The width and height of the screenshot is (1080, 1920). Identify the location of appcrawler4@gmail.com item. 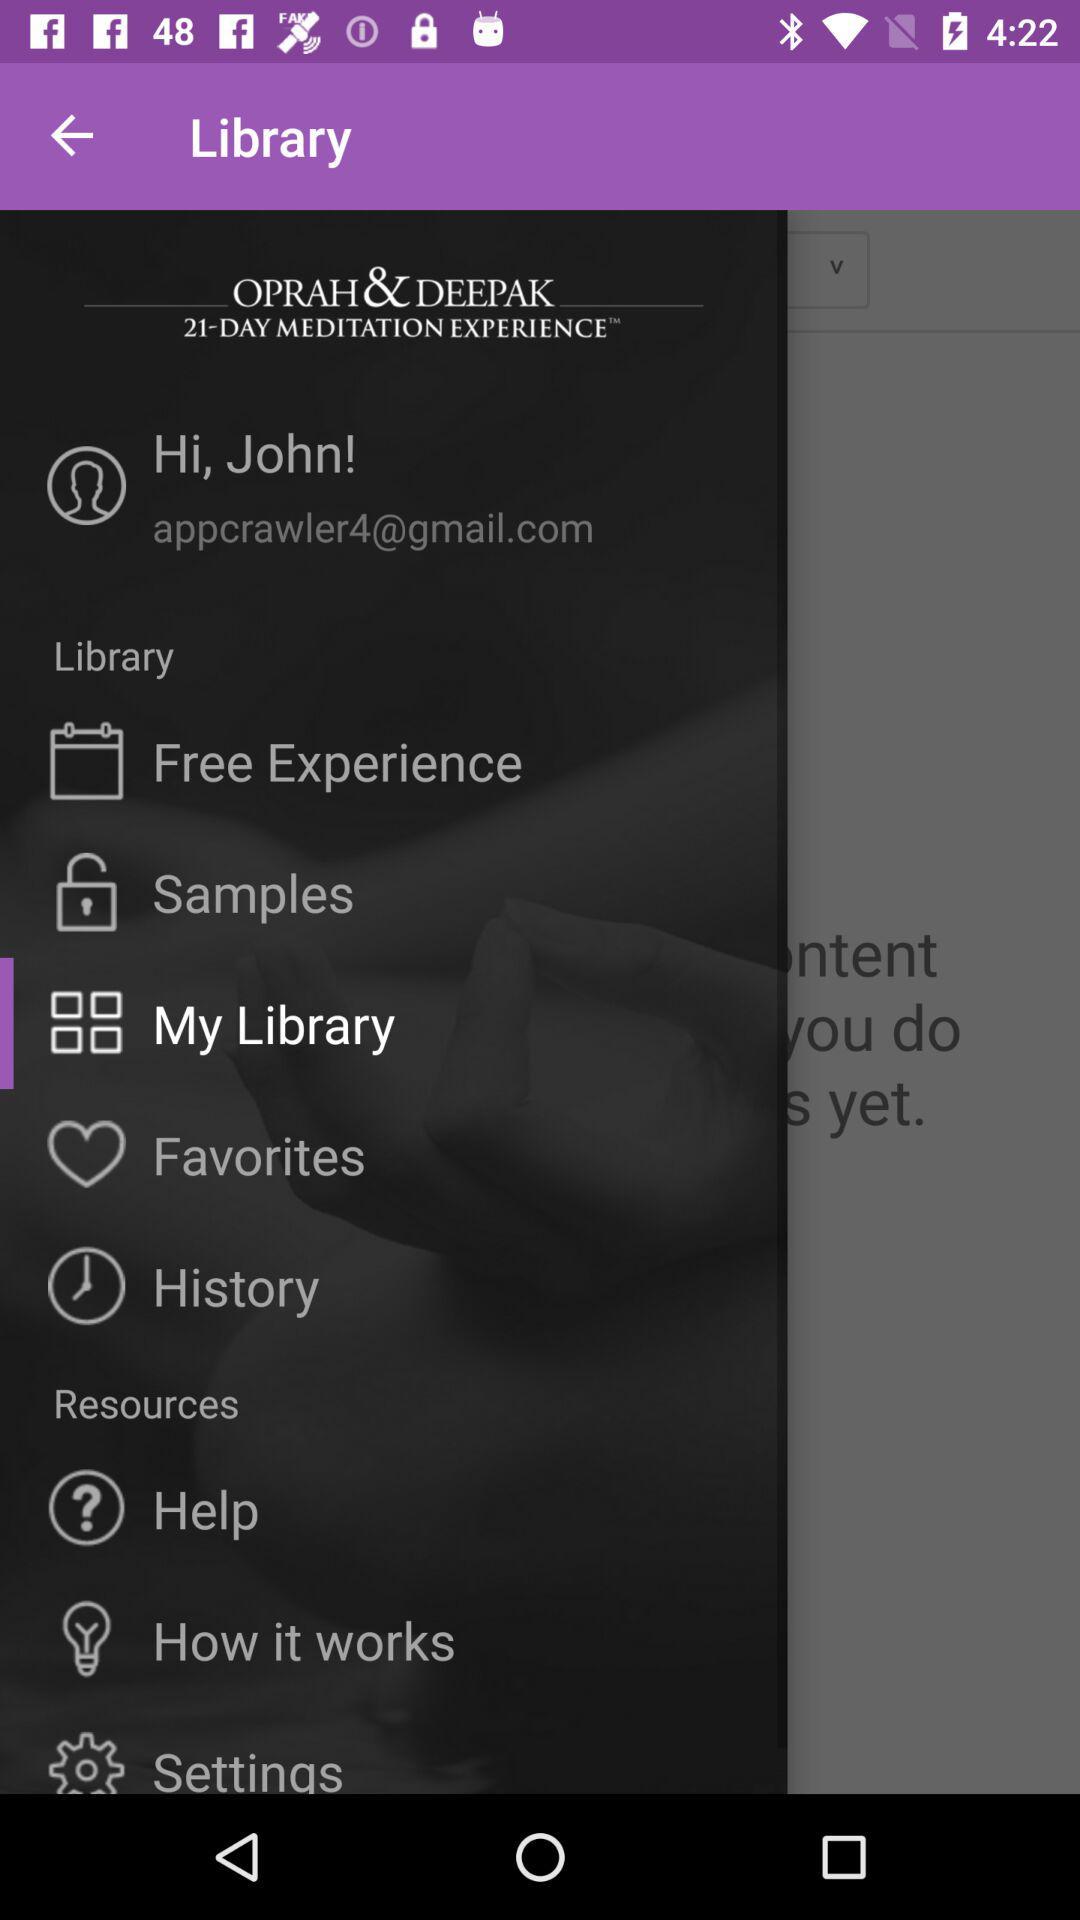
(445, 526).